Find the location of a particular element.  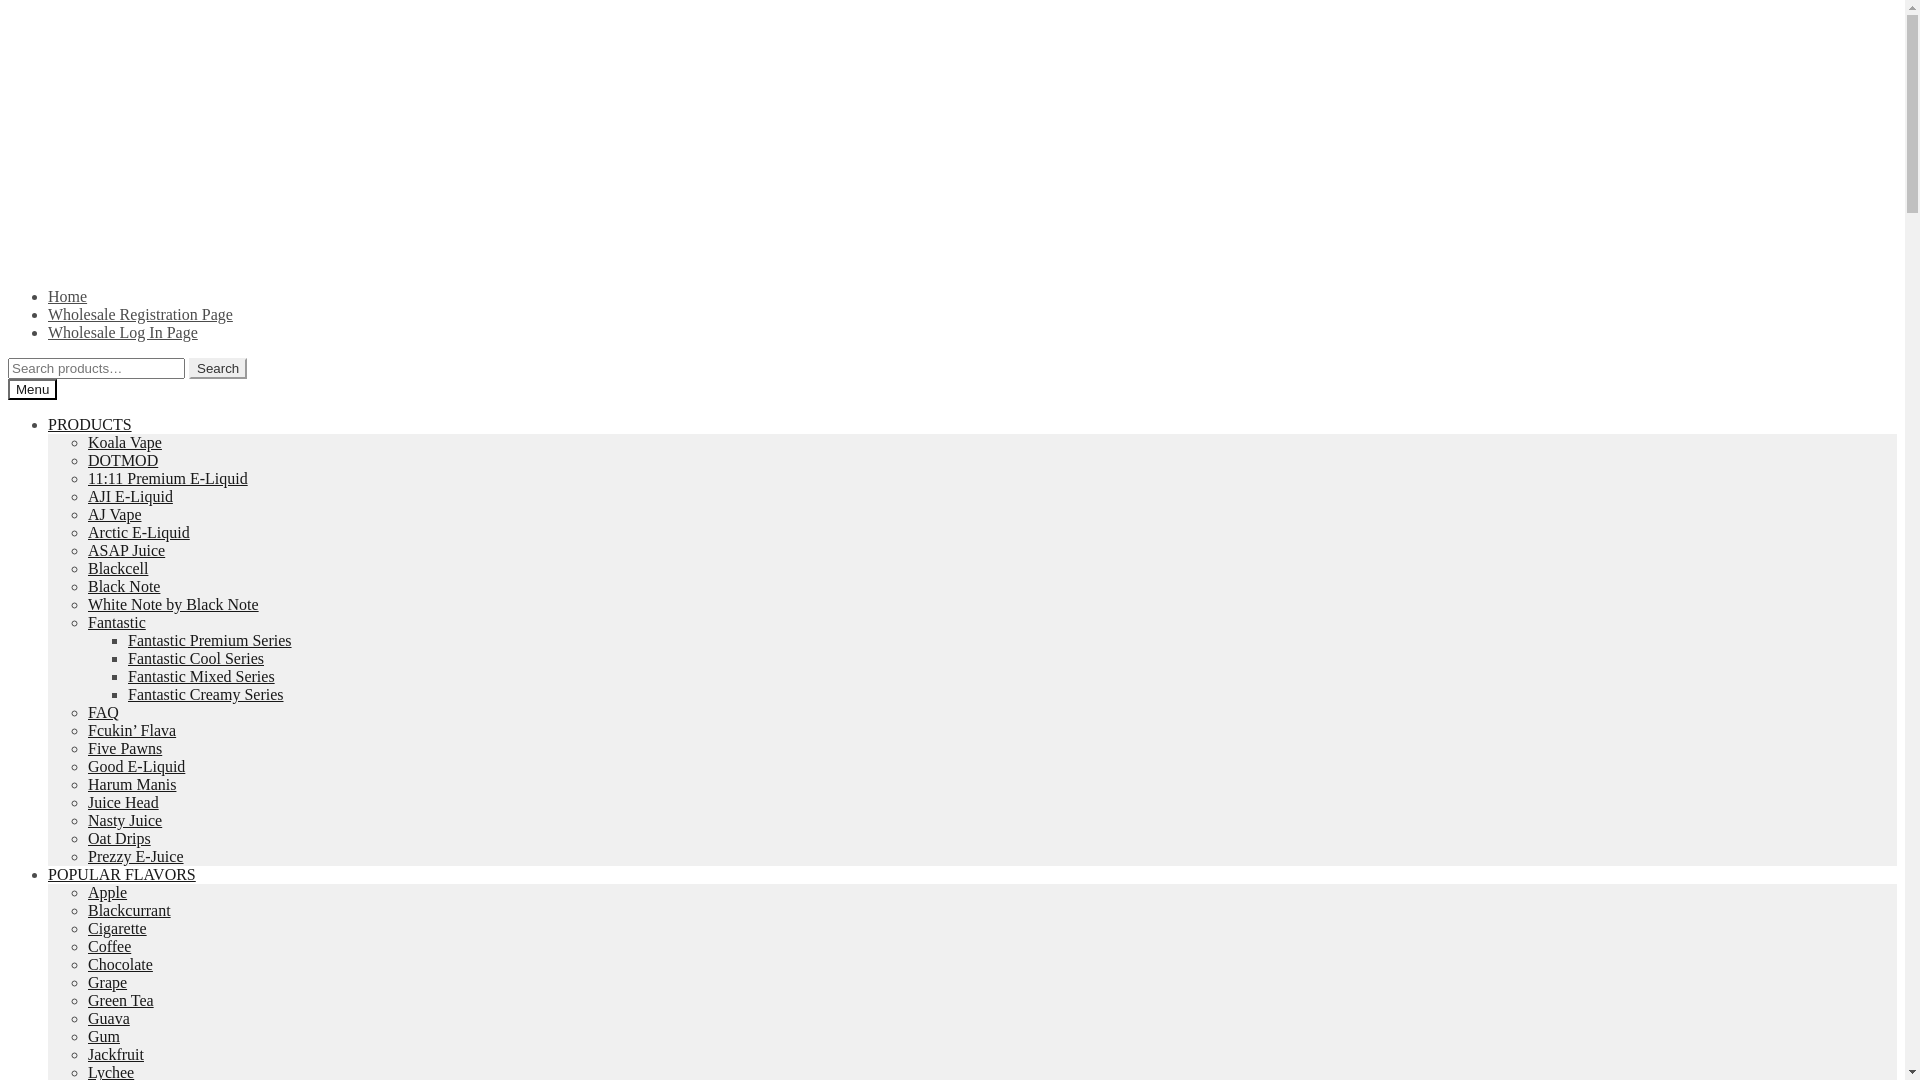

'Menu' is located at coordinates (32, 389).